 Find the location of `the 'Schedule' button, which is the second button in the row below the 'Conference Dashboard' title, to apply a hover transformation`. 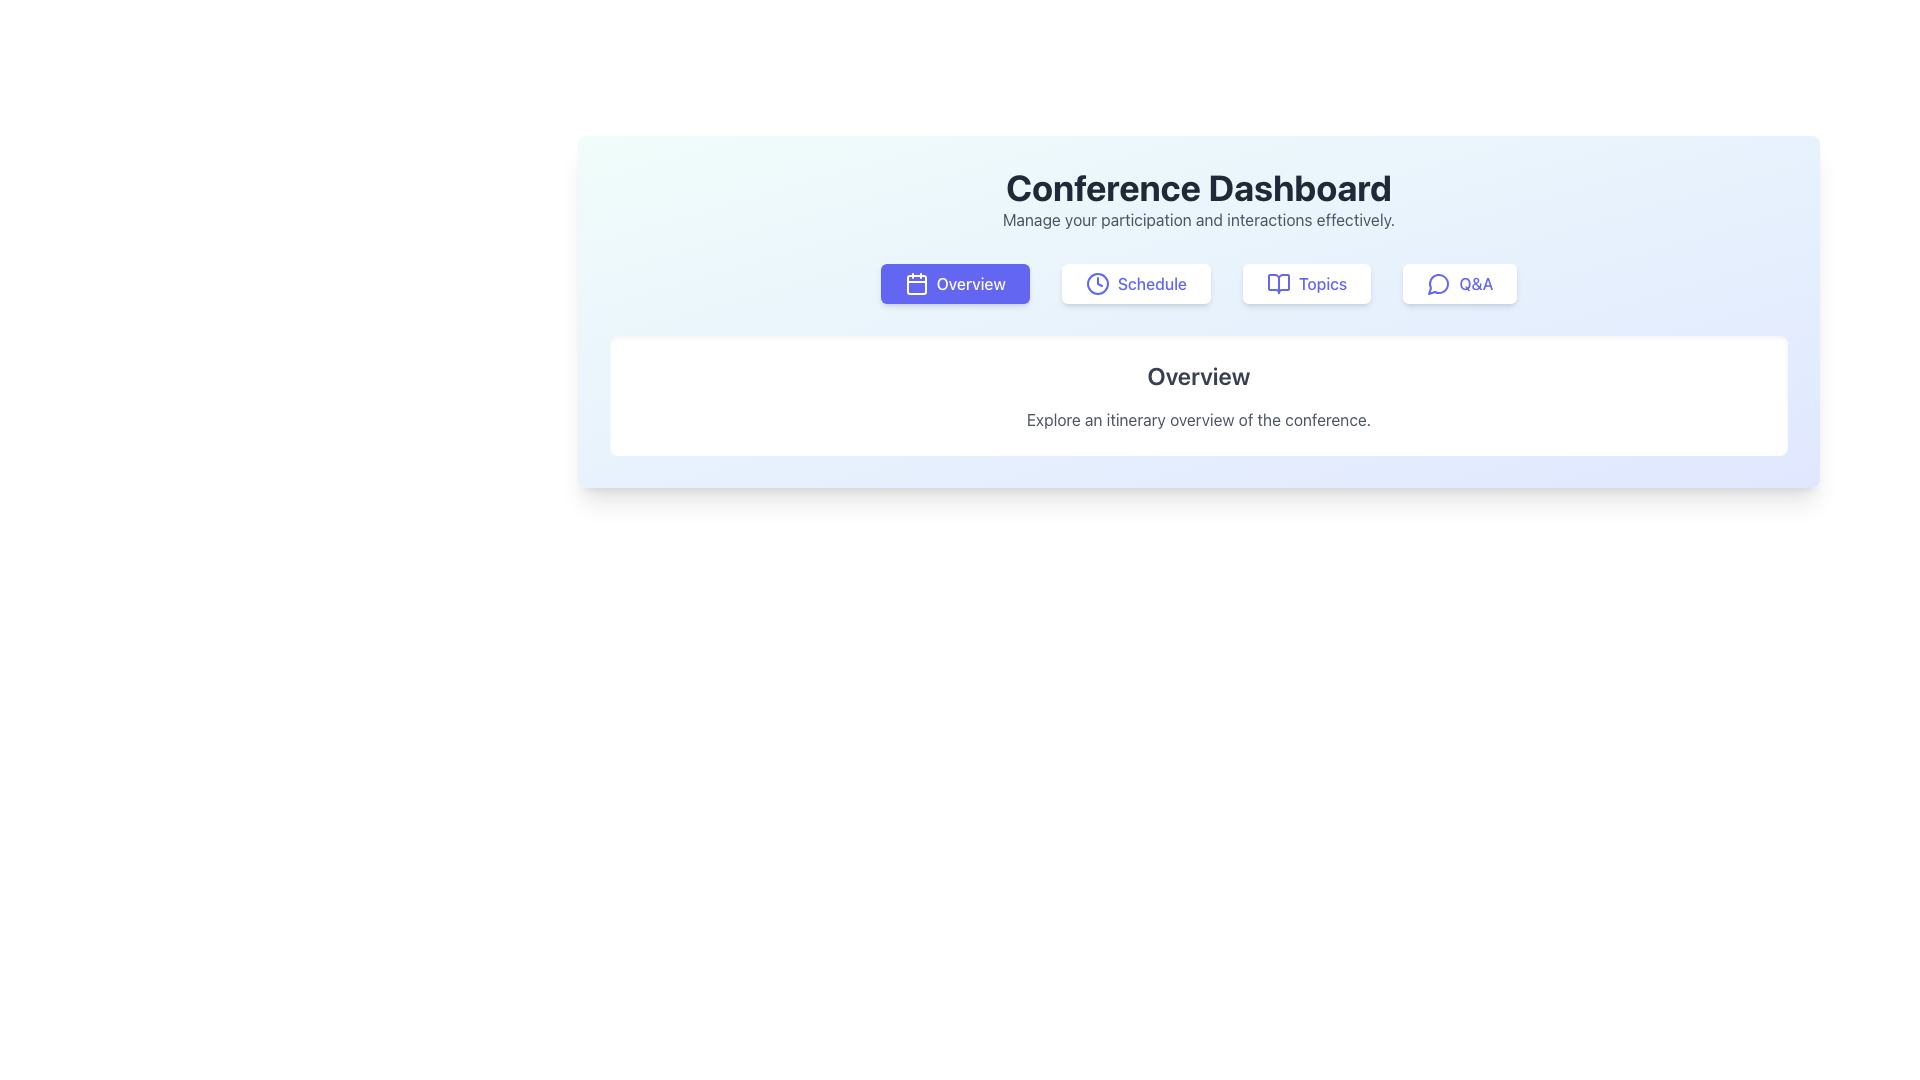

the 'Schedule' button, which is the second button in the row below the 'Conference Dashboard' title, to apply a hover transformation is located at coordinates (1136, 284).